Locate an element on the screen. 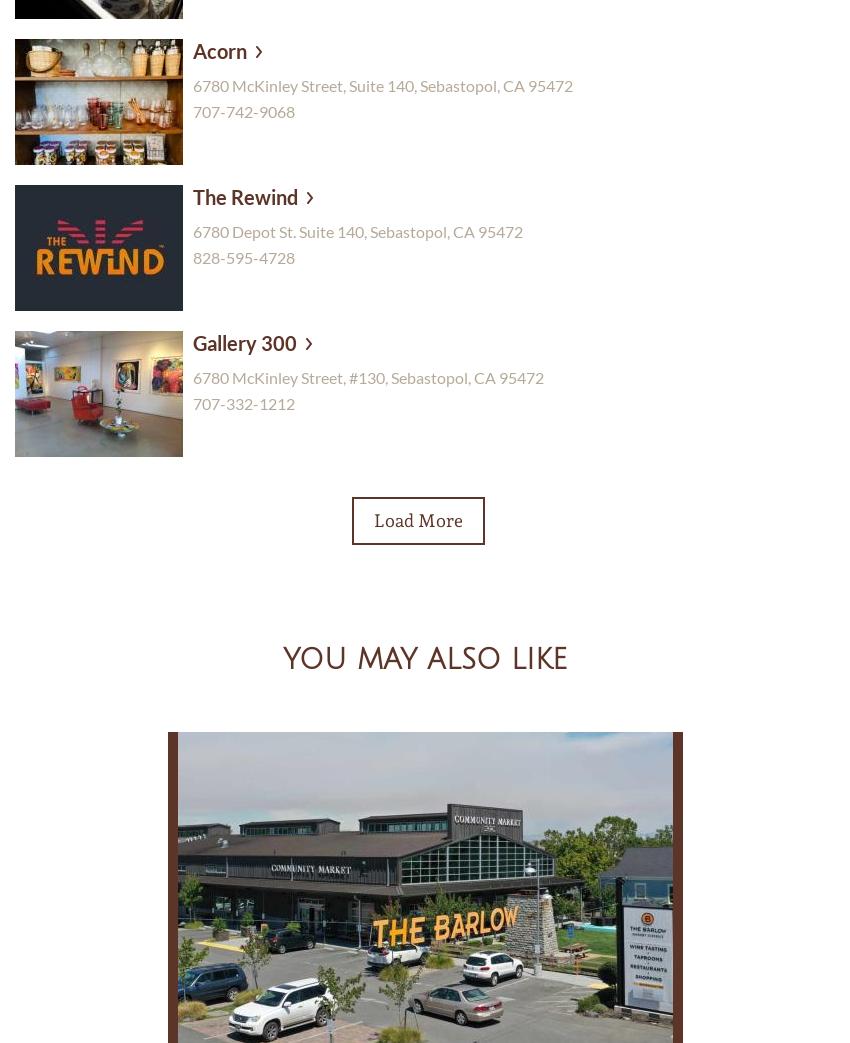 The width and height of the screenshot is (850, 1043). '707-332-1212' is located at coordinates (244, 402).